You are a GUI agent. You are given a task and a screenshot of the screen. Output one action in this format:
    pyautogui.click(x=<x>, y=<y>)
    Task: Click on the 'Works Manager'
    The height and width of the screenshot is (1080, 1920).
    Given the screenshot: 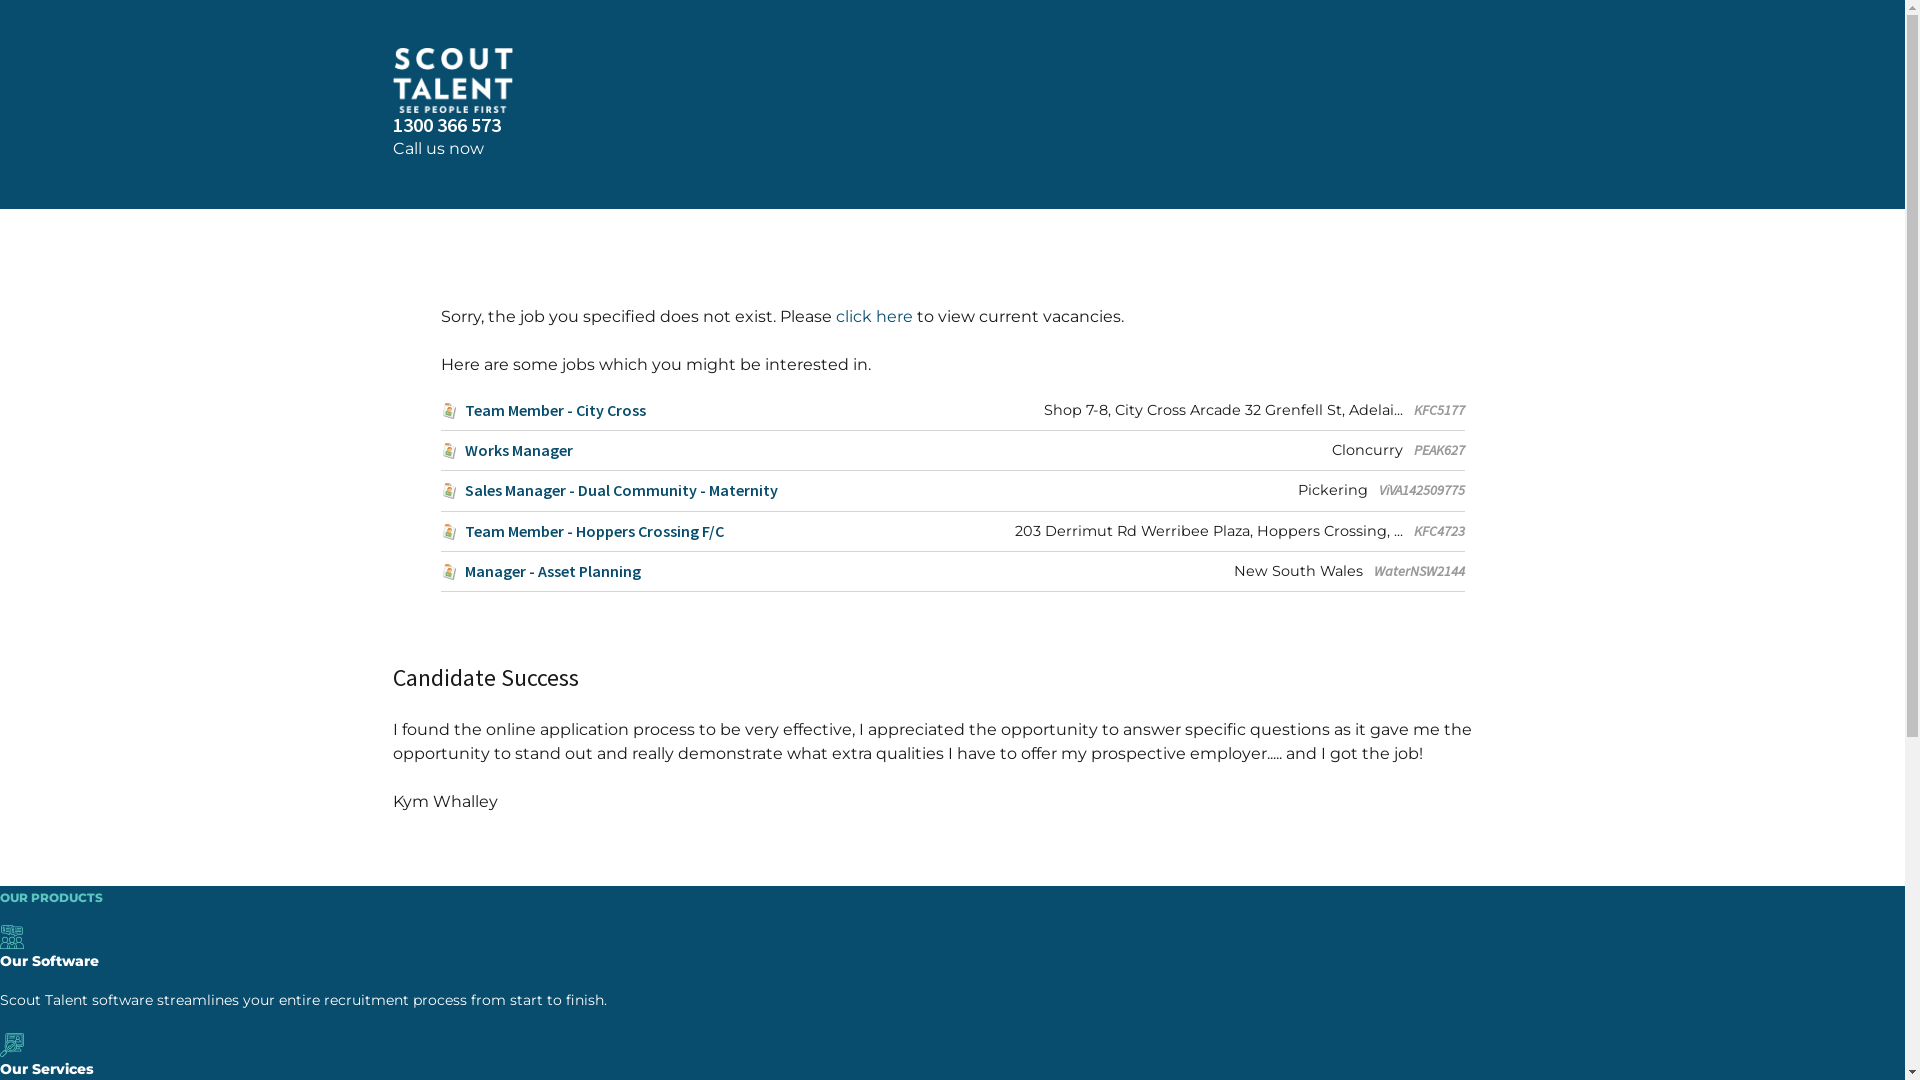 What is the action you would take?
    pyautogui.click(x=505, y=450)
    